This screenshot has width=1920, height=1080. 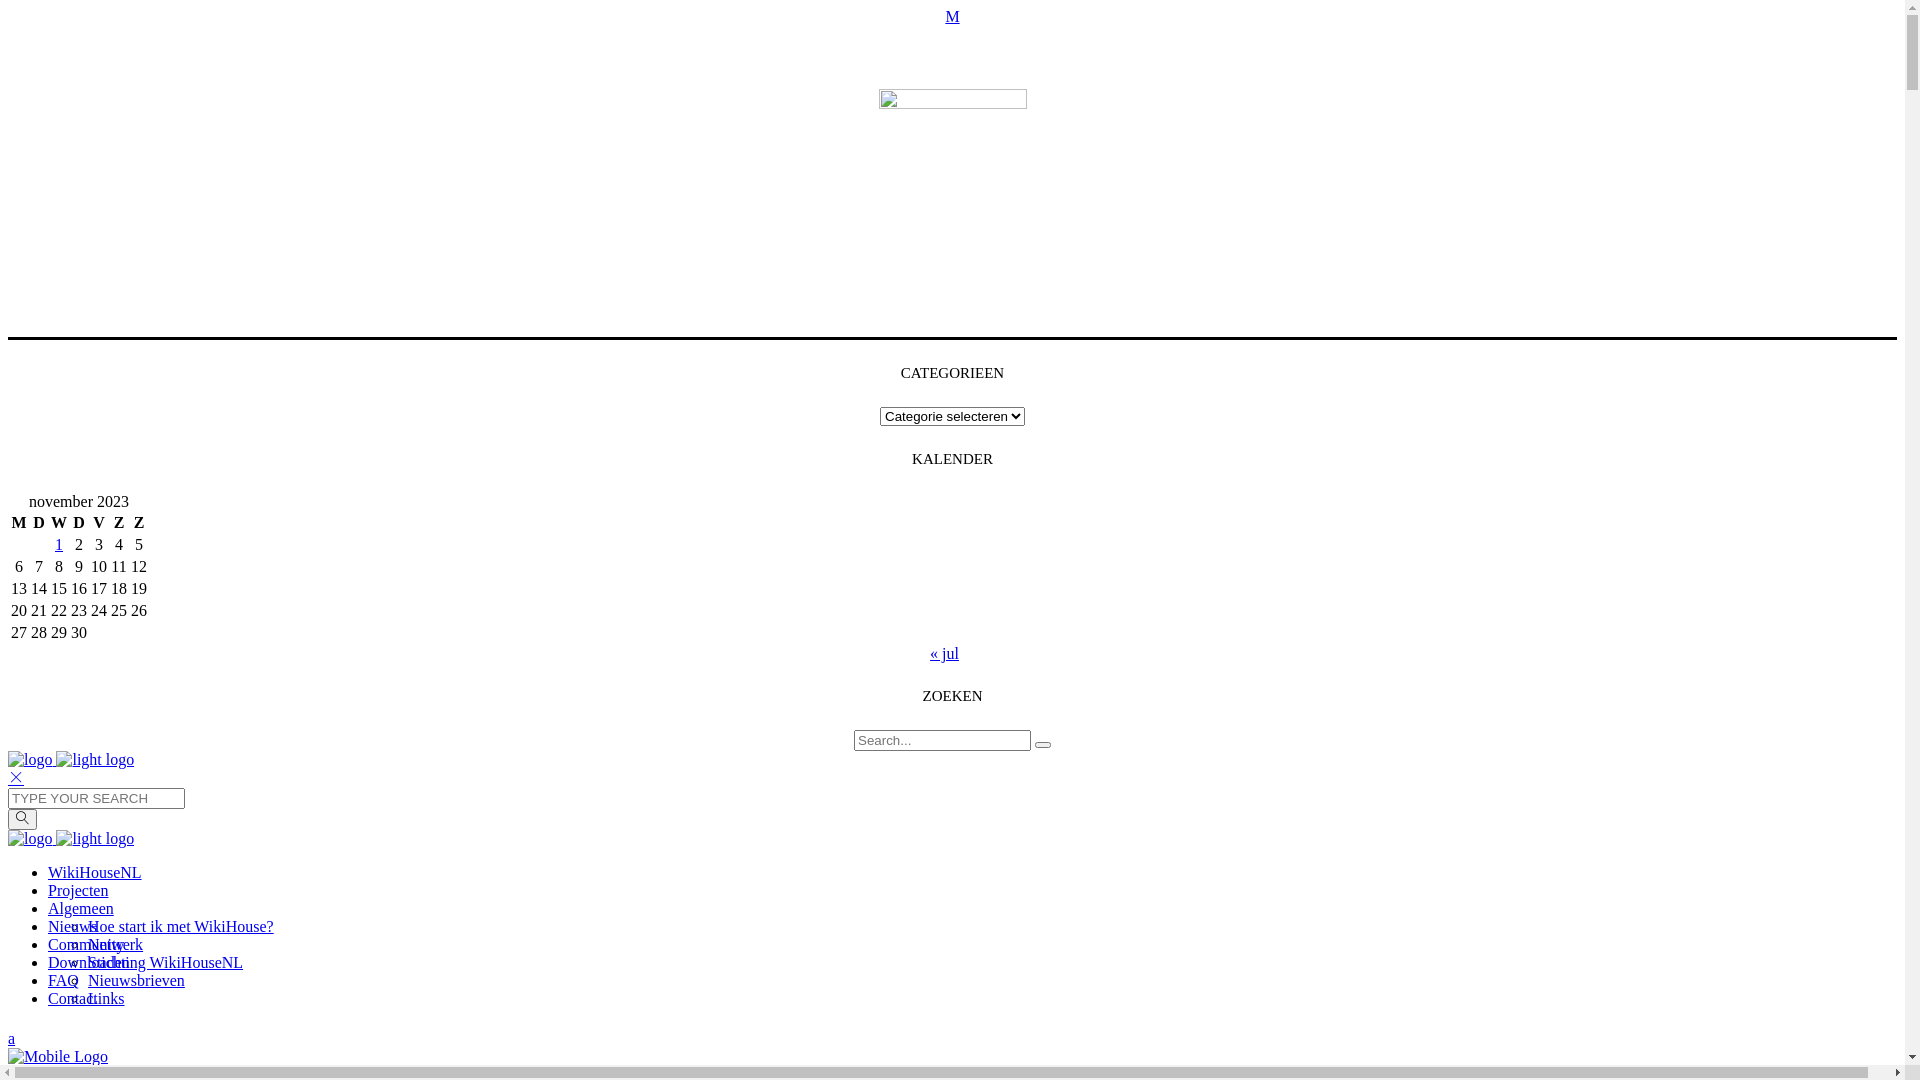 I want to click on 'Stichting WikiHouseNL', so click(x=165, y=961).